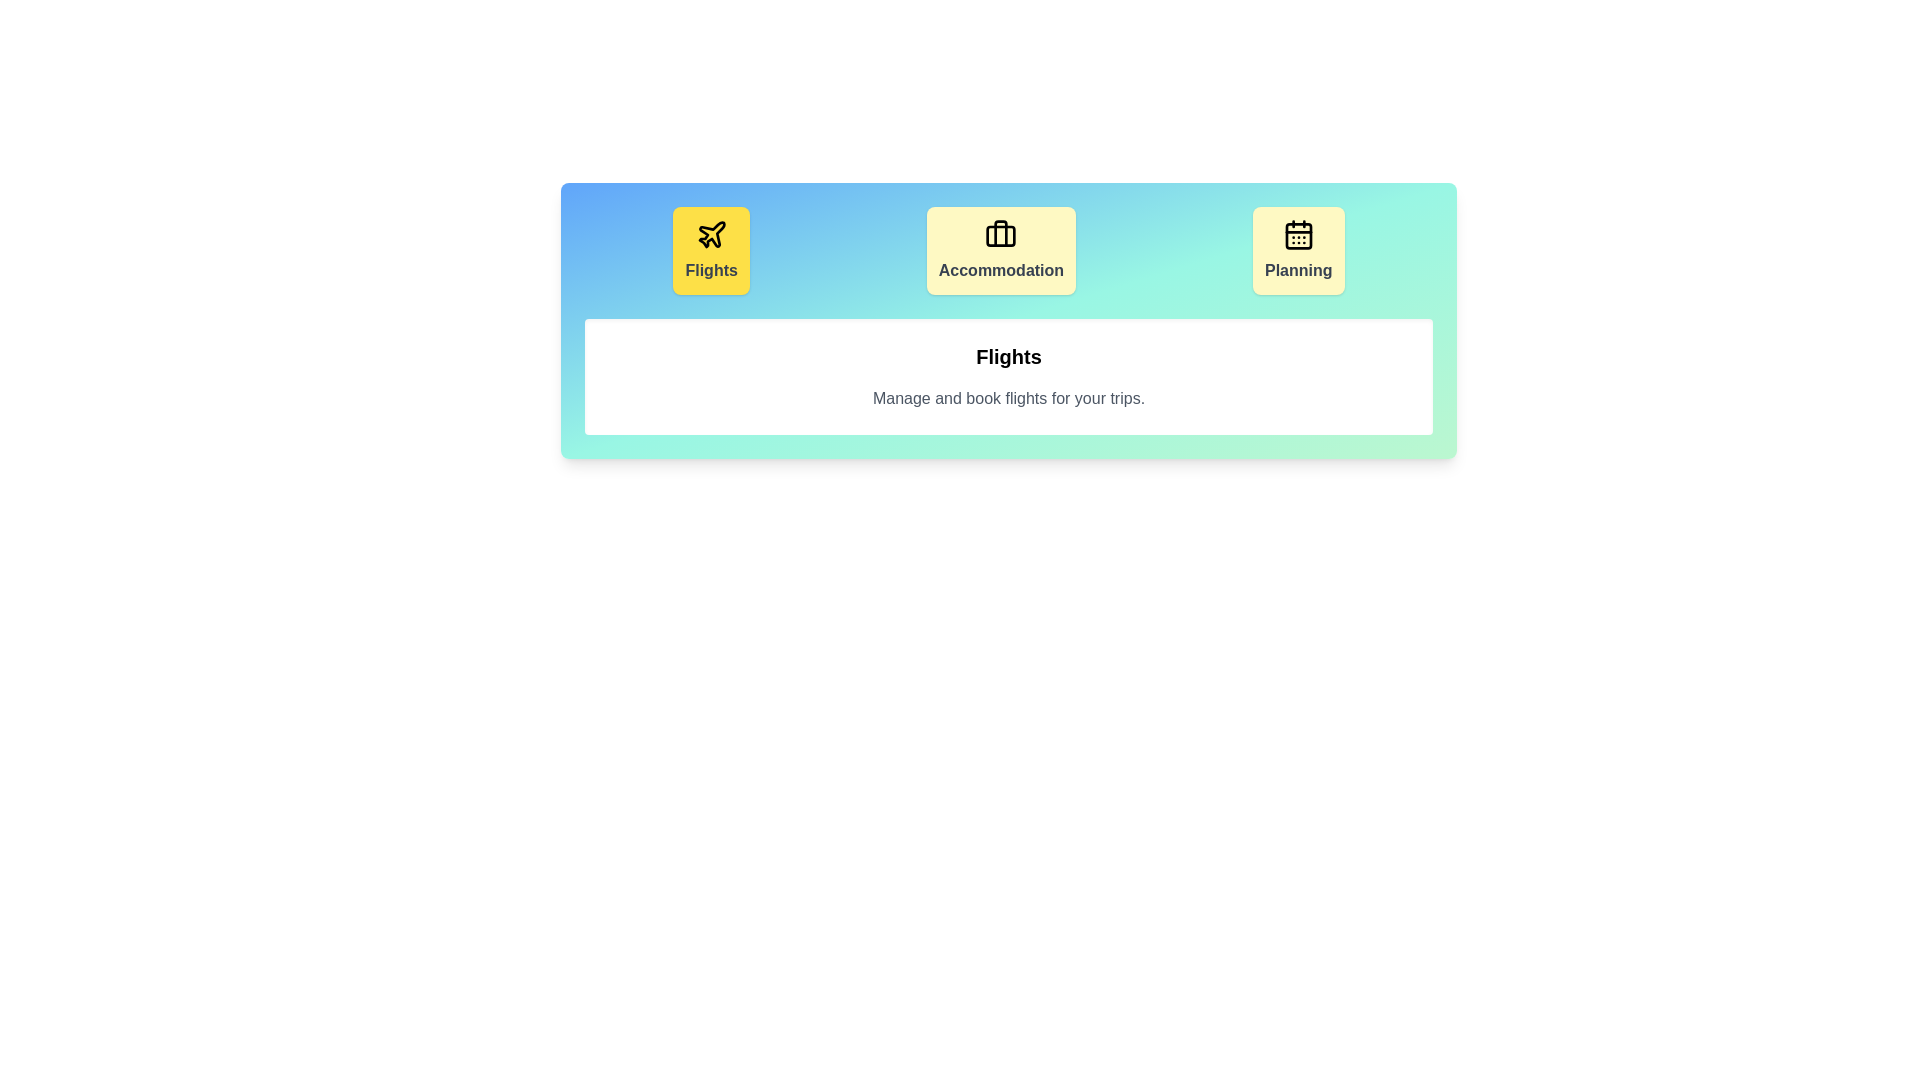 This screenshot has height=1080, width=1920. I want to click on the button labeled Planning, so click(1298, 249).